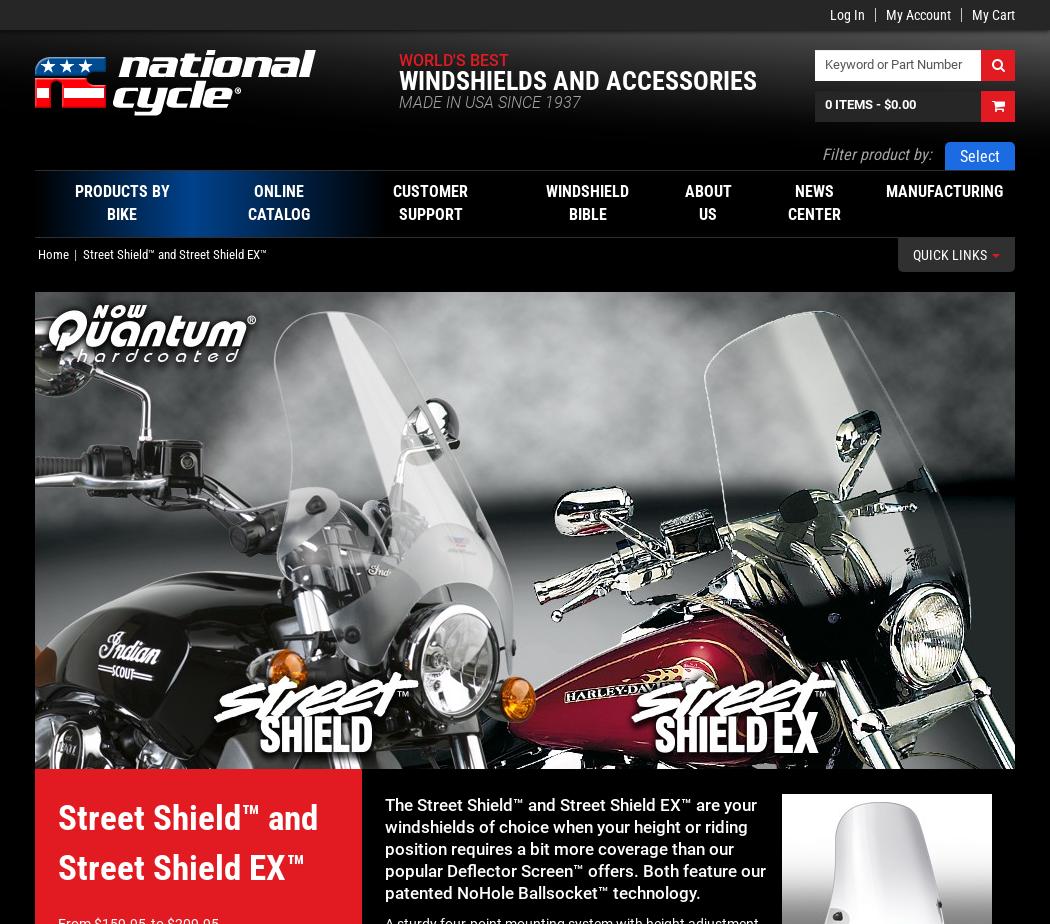  I want to click on '$0.00', so click(898, 104).